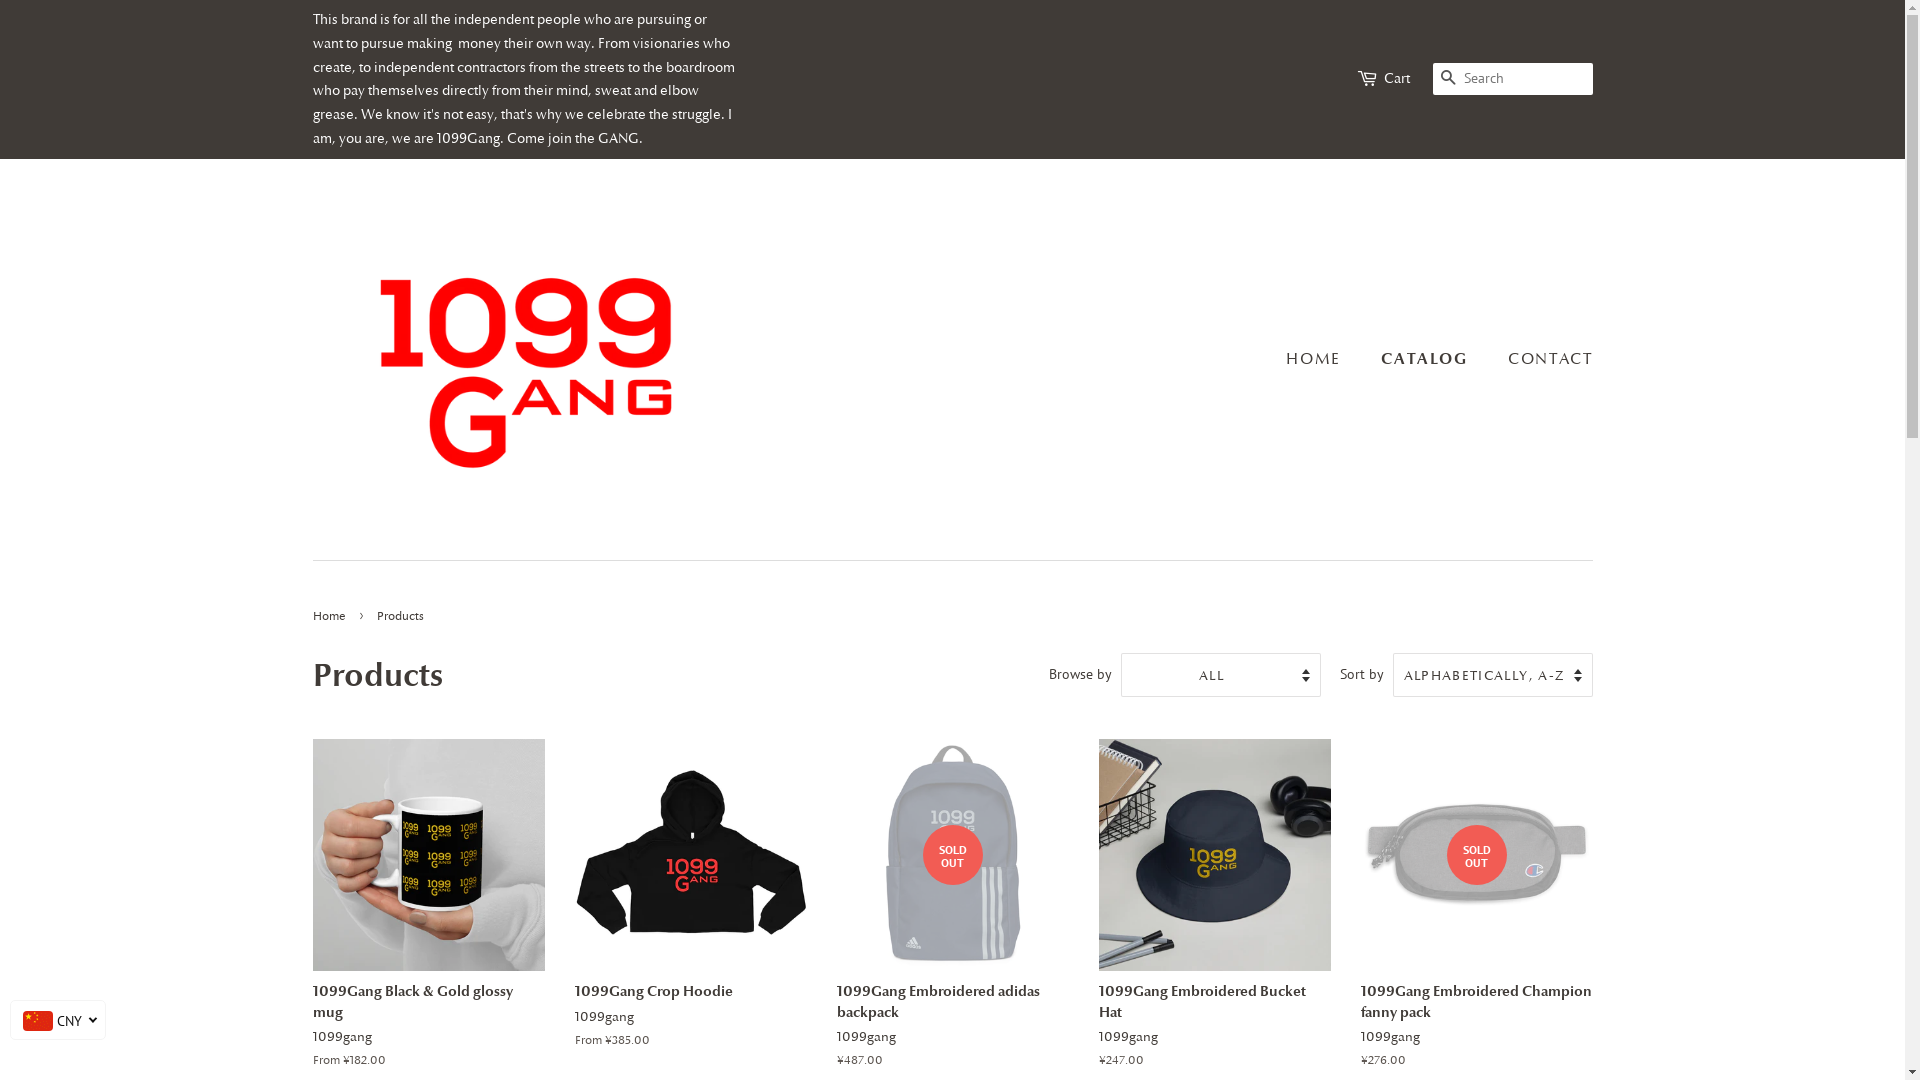  What do you see at coordinates (1425, 357) in the screenshot?
I see `'CATALOG'` at bounding box center [1425, 357].